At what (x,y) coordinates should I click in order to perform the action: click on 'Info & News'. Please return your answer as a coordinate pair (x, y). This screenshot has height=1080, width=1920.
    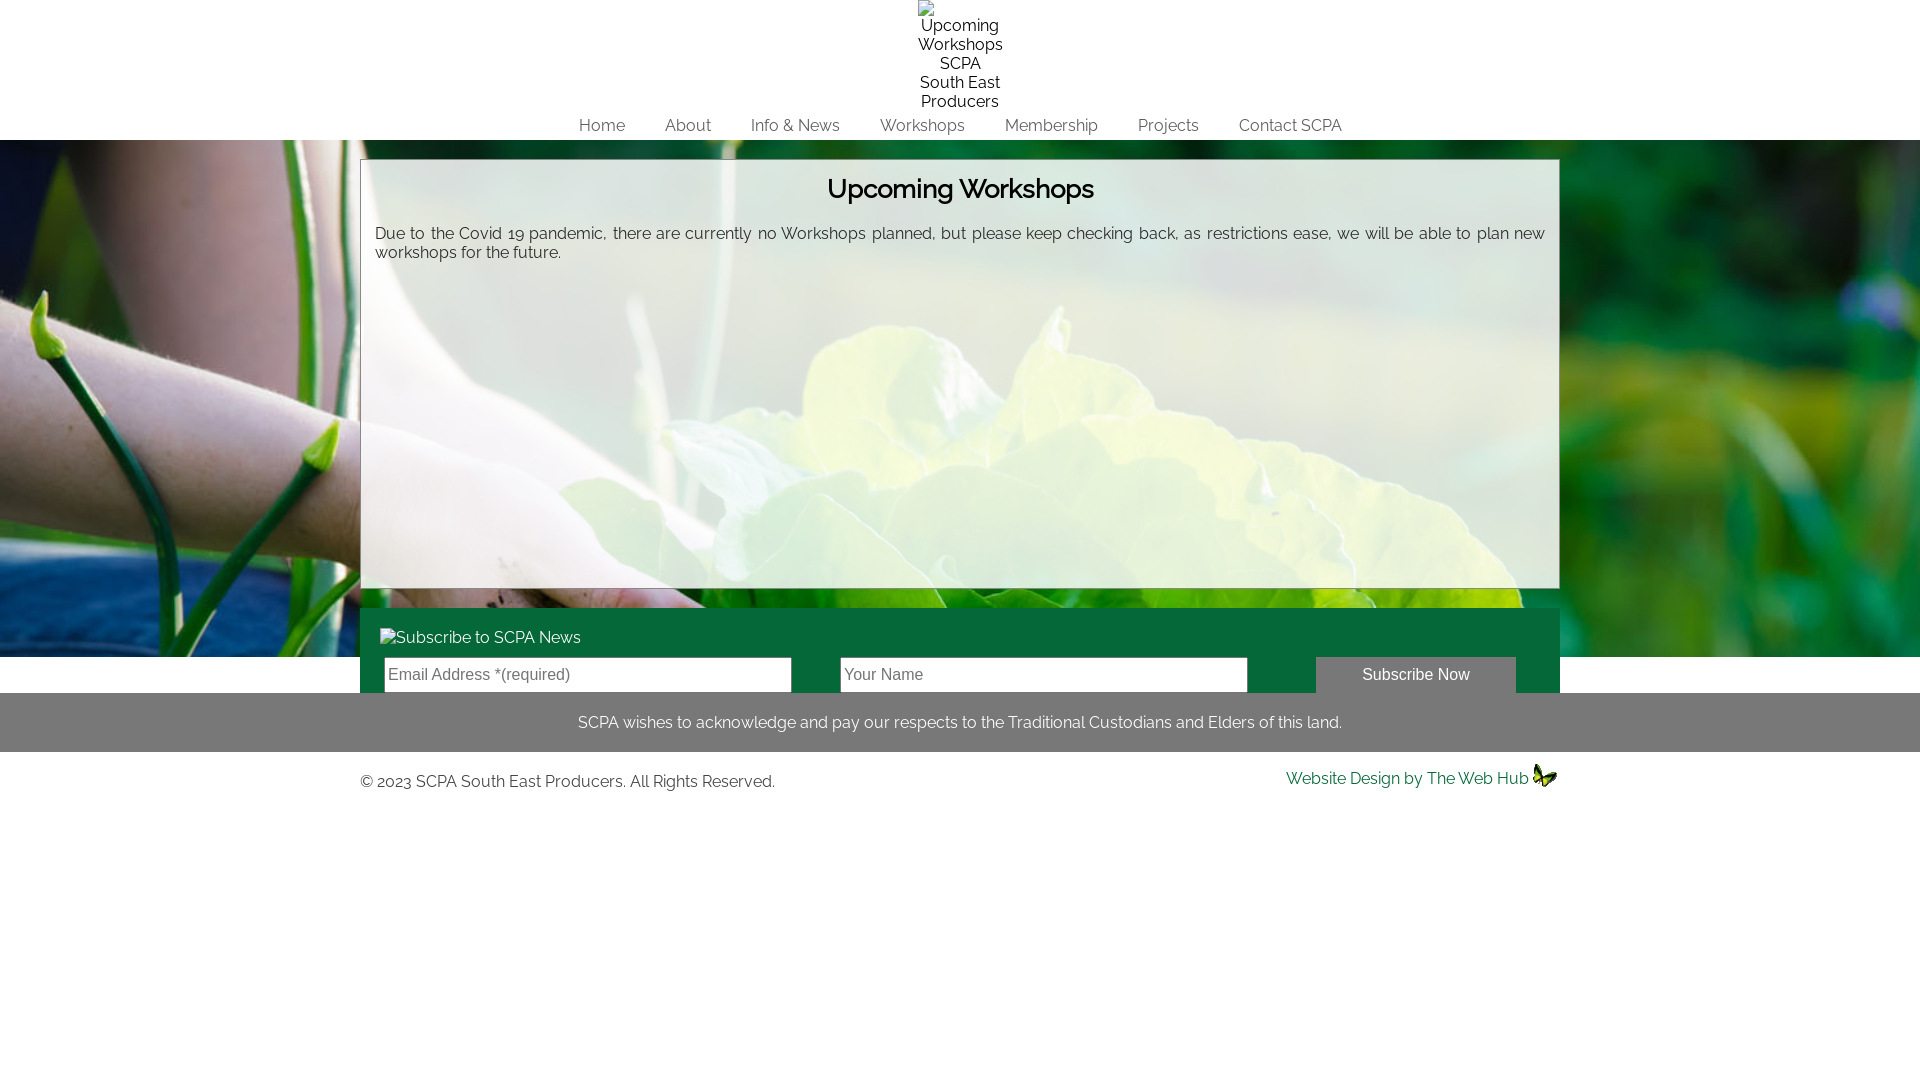
    Looking at the image, I should click on (793, 125).